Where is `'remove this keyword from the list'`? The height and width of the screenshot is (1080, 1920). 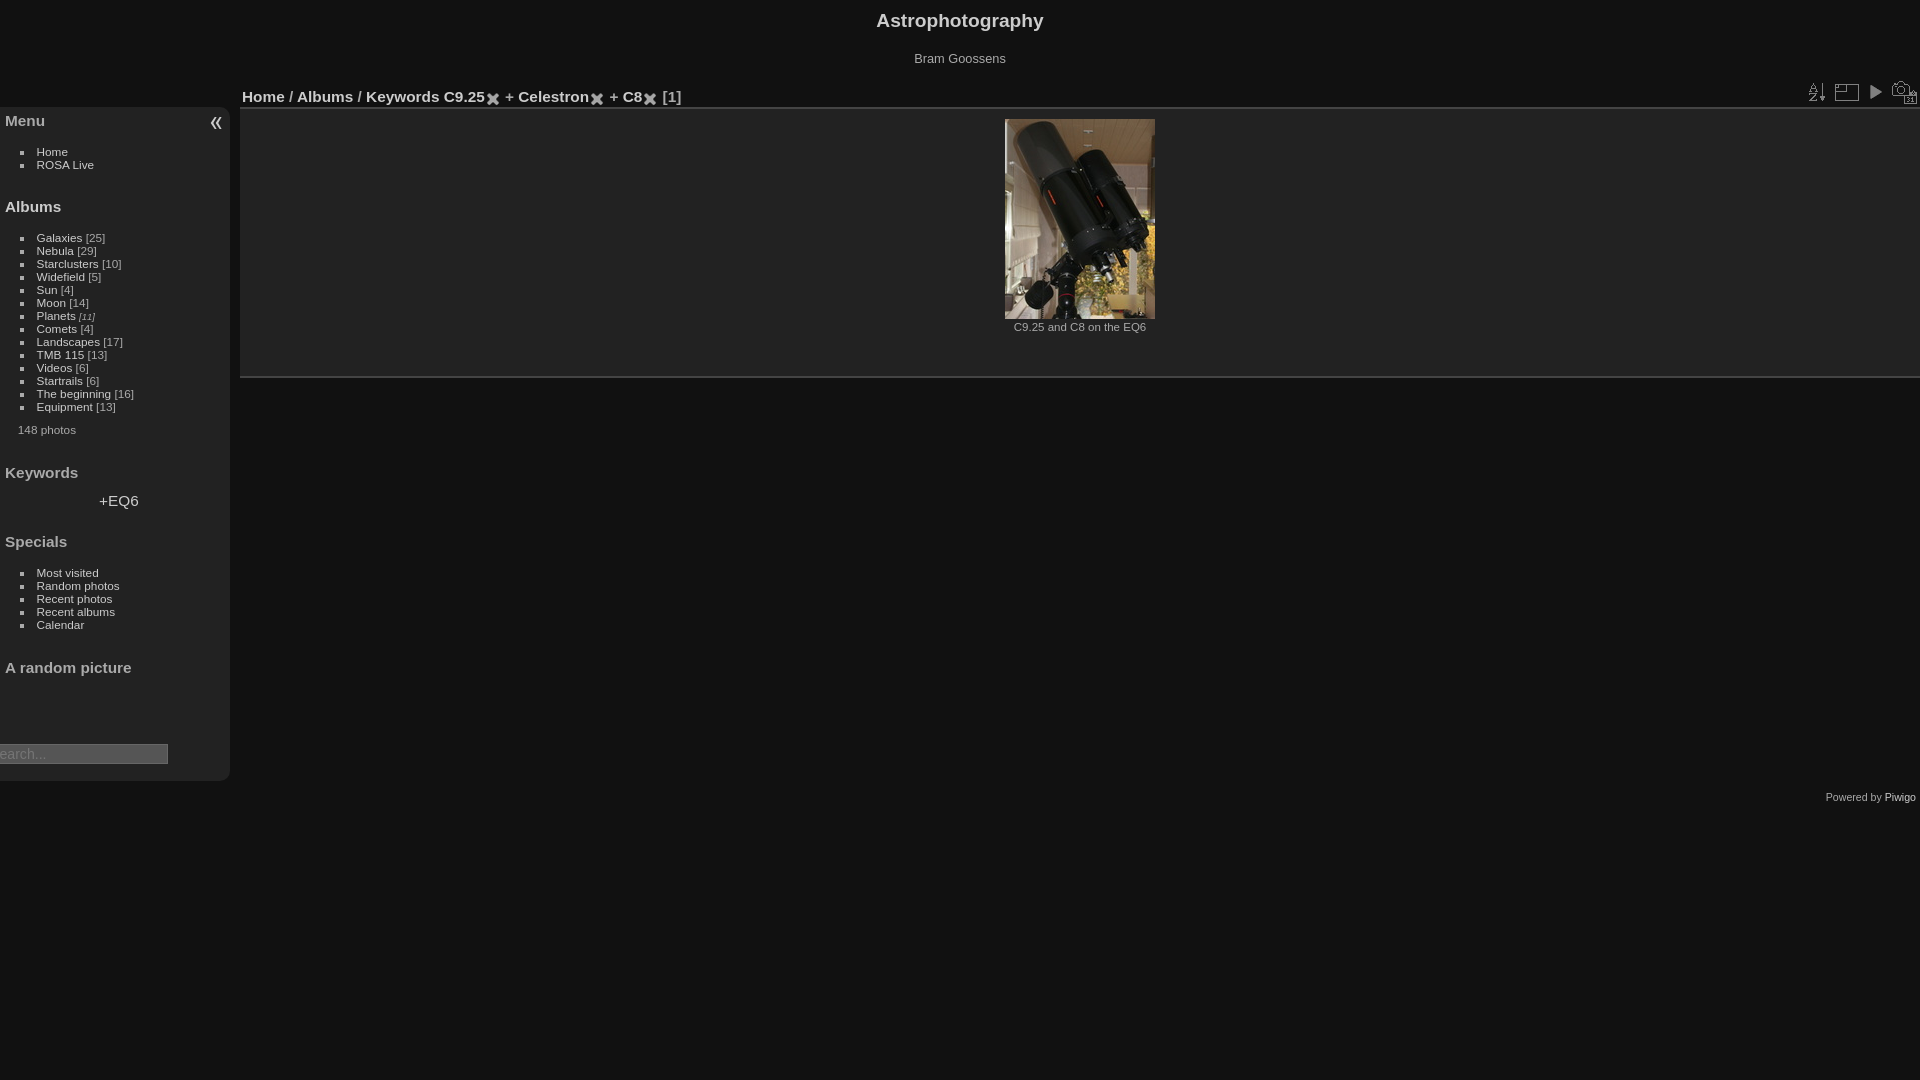 'remove this keyword from the list' is located at coordinates (588, 96).